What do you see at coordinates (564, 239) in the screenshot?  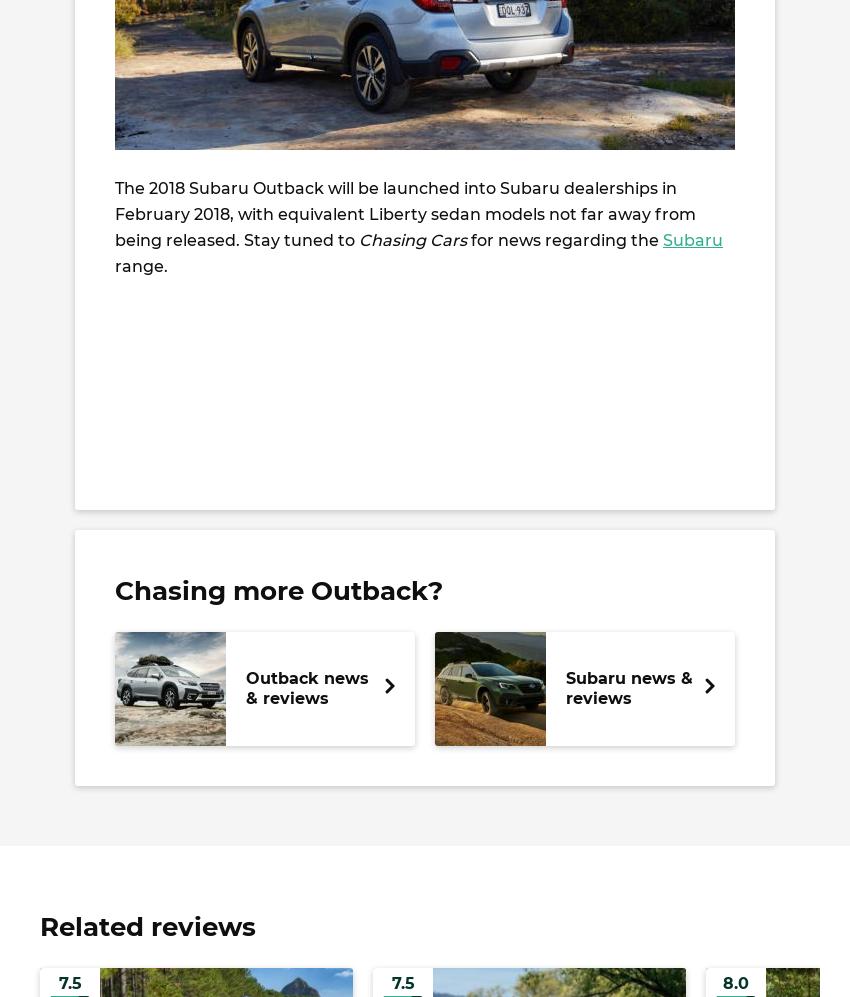 I see `'for news regarding the'` at bounding box center [564, 239].